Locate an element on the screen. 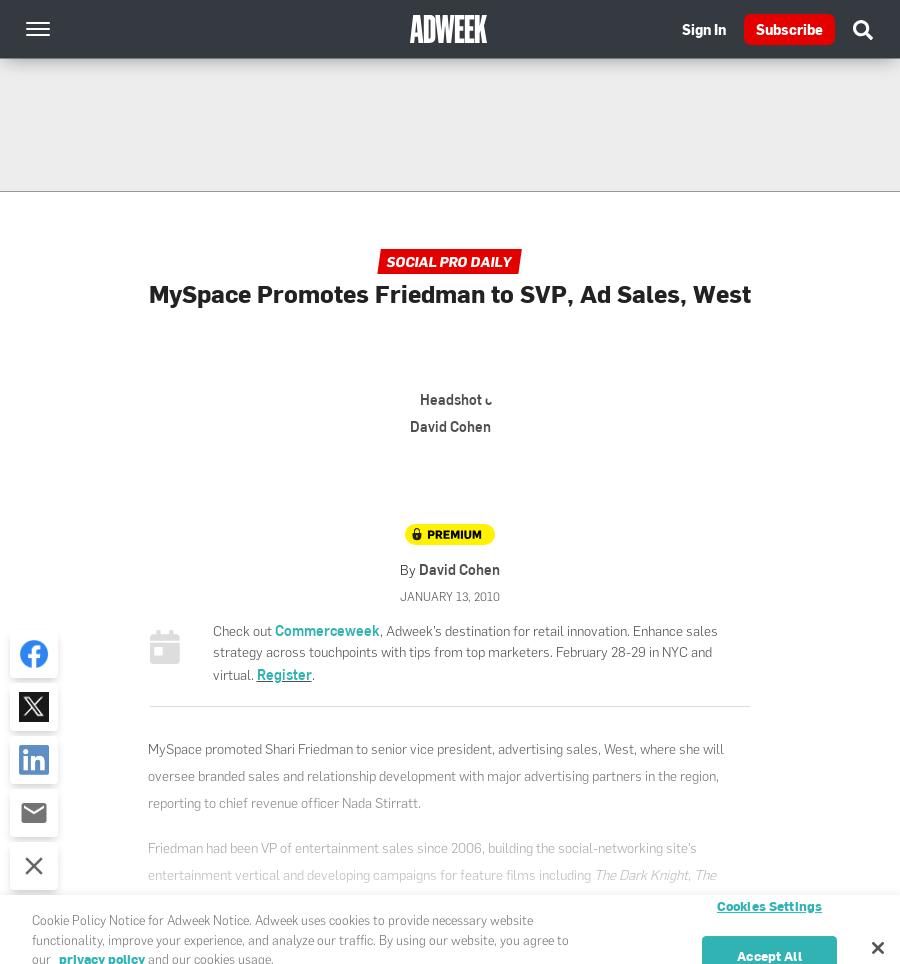 This screenshot has height=964, width=900. ',' is located at coordinates (690, 874).